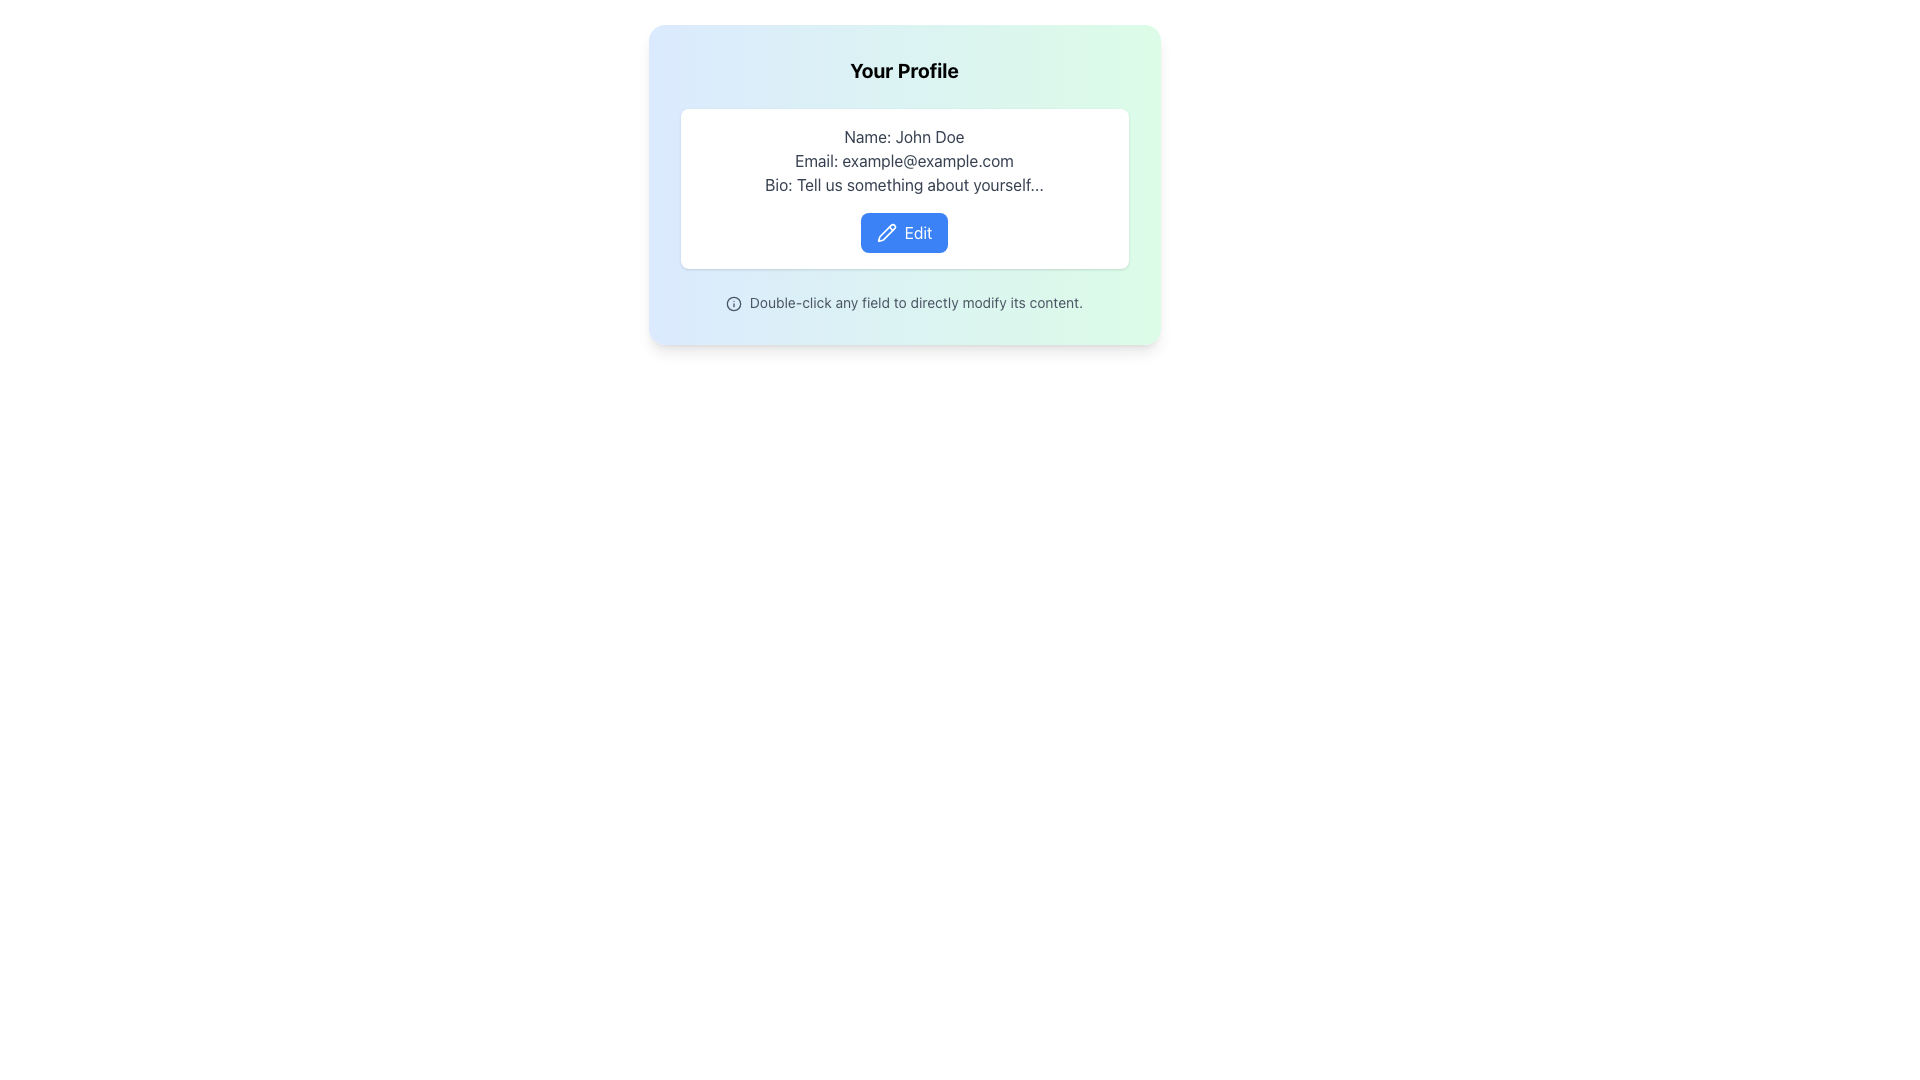  I want to click on the stylized pencil icon located inside the 'Edit' button to initiate the editing mode, so click(885, 231).